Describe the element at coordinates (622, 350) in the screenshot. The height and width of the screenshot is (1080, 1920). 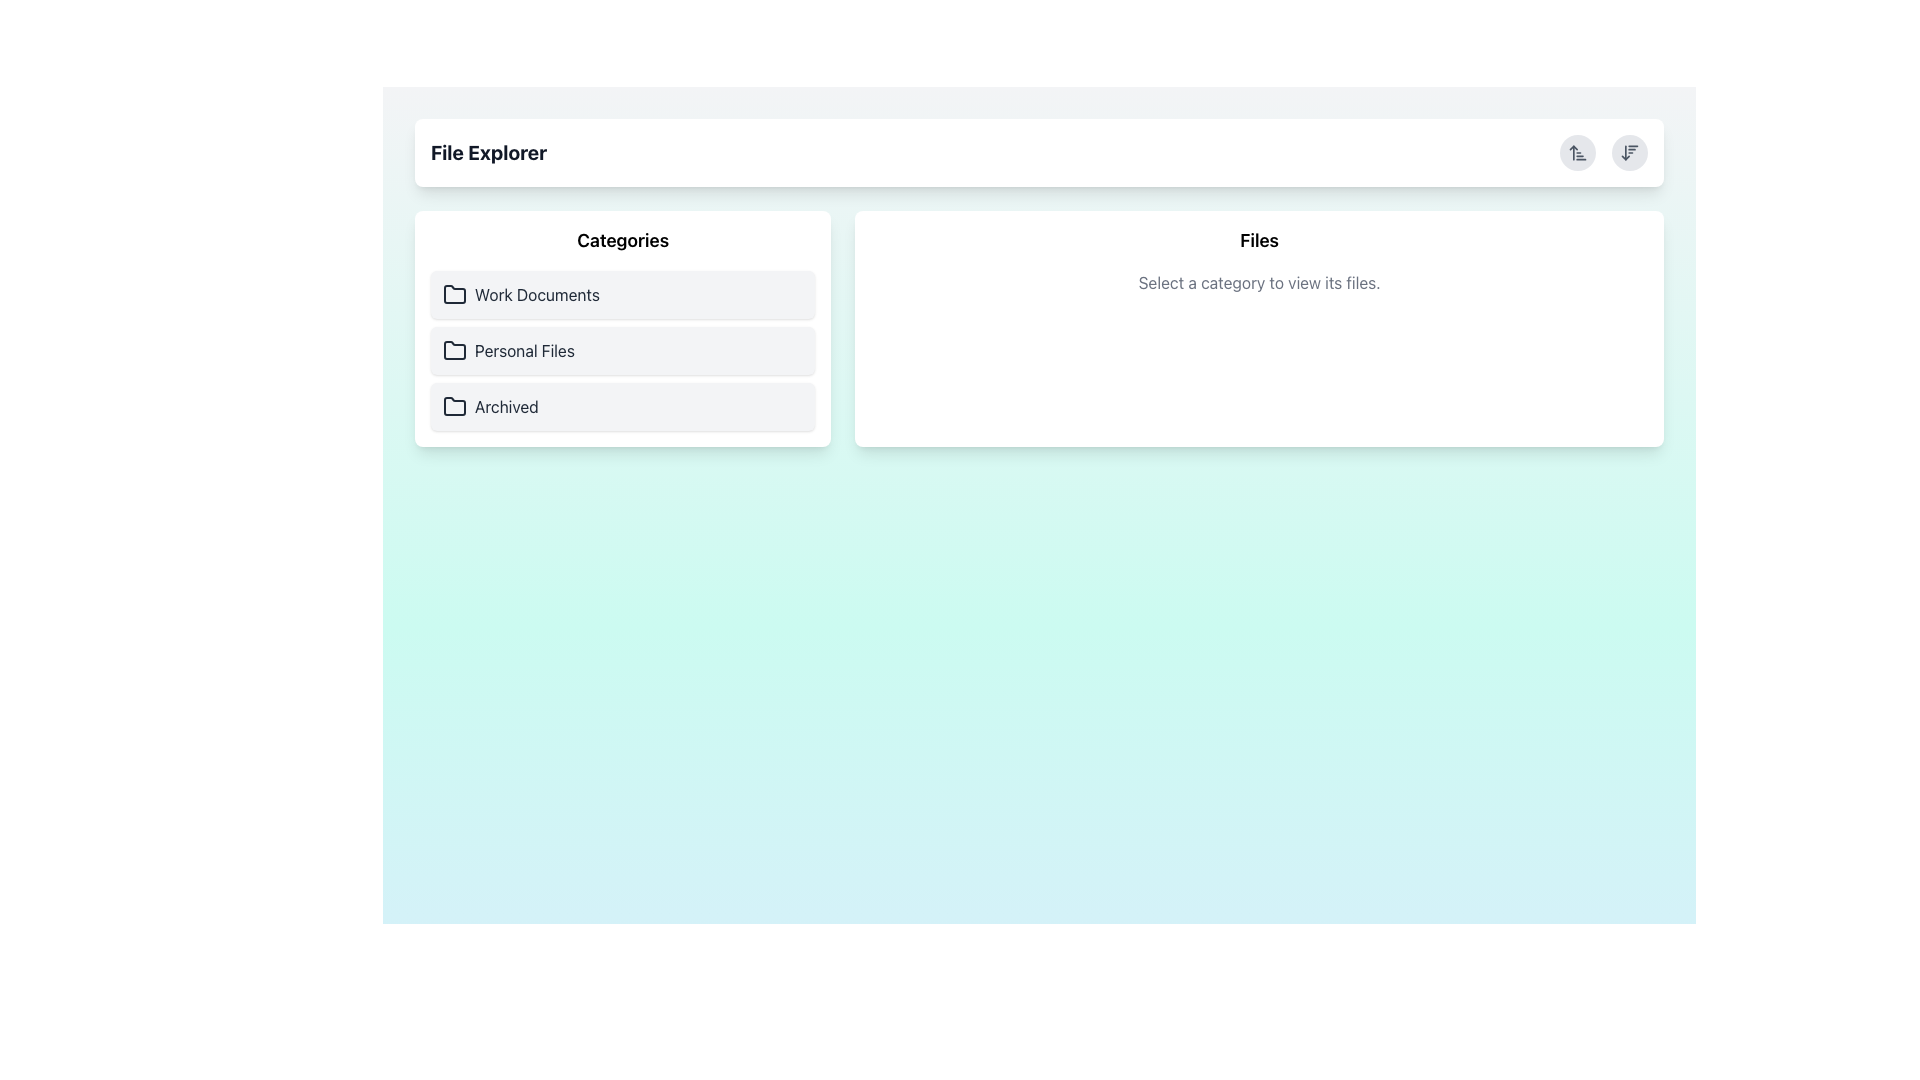
I see `the 'Personal Files' category selector in the File Explorer's left panel` at that location.